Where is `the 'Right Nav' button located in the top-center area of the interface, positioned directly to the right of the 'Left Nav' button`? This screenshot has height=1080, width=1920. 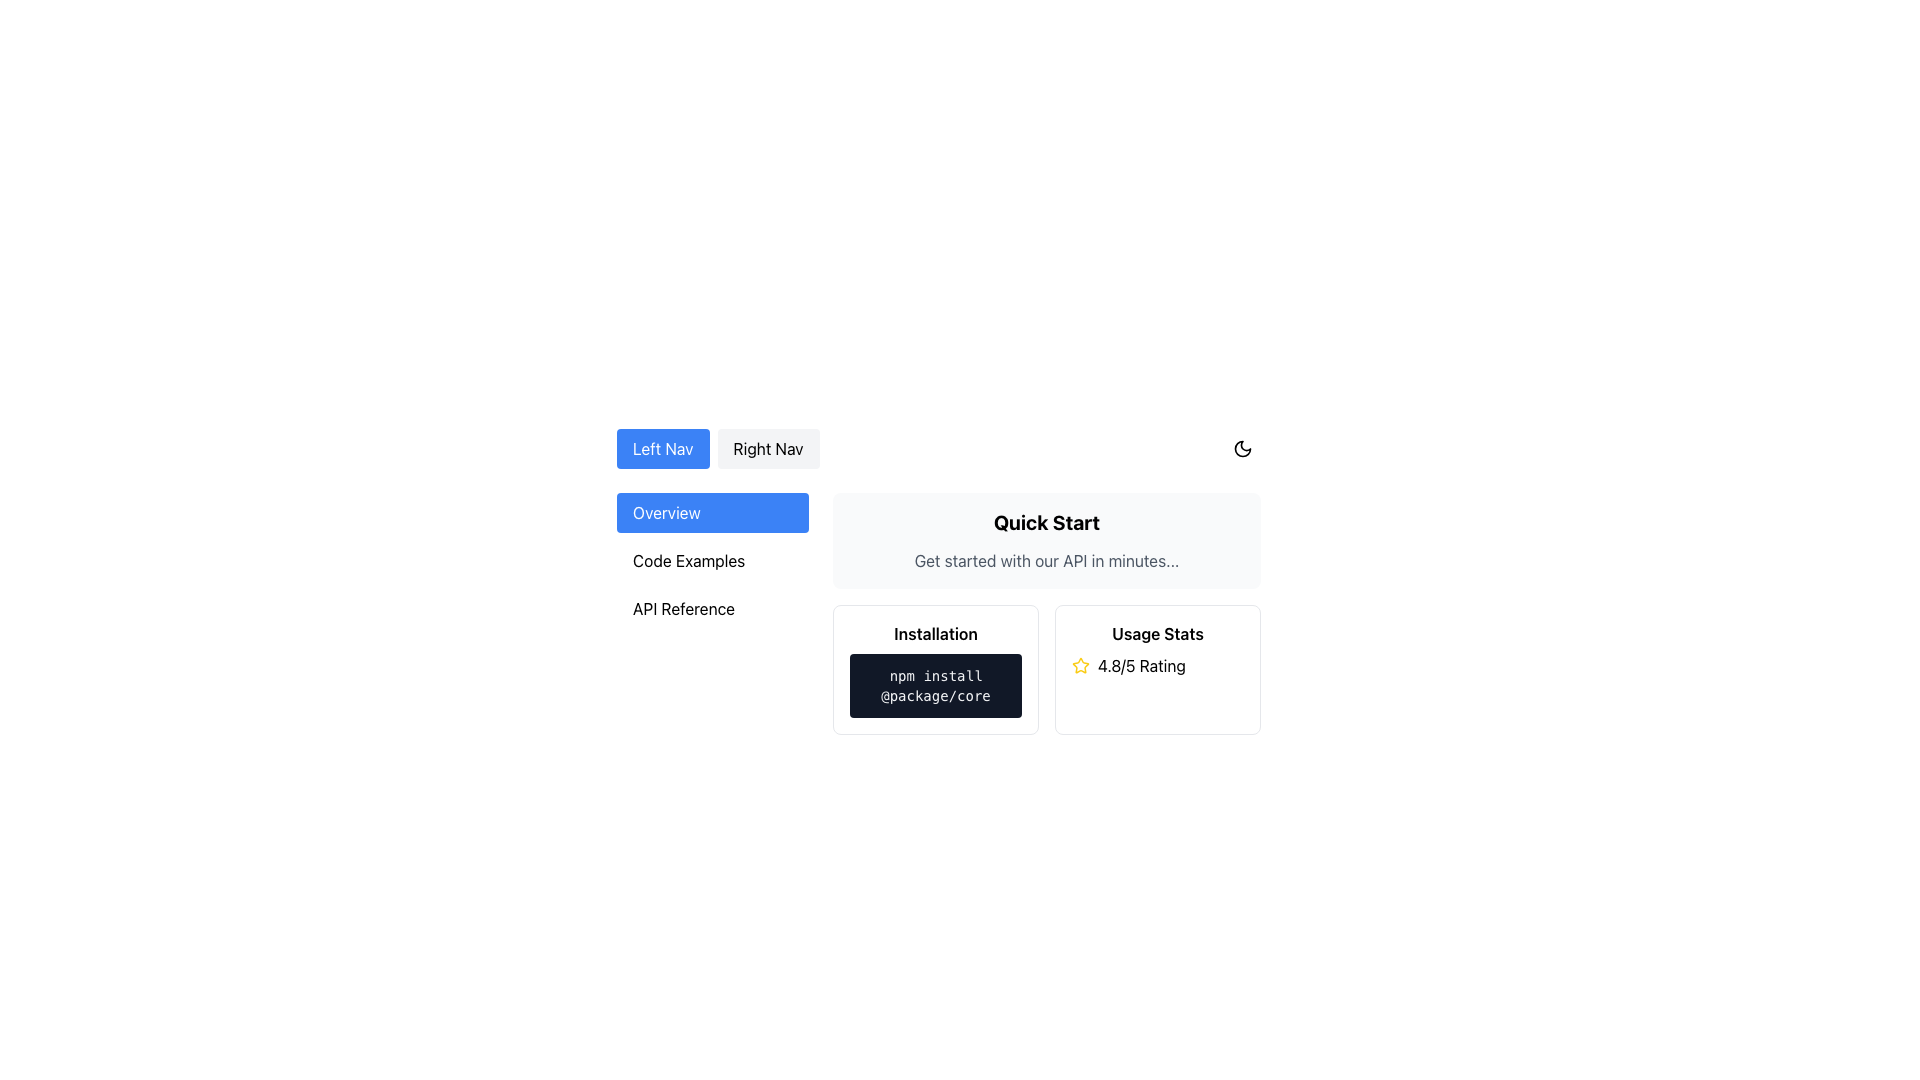 the 'Right Nav' button located in the top-center area of the interface, positioned directly to the right of the 'Left Nav' button is located at coordinates (767, 447).